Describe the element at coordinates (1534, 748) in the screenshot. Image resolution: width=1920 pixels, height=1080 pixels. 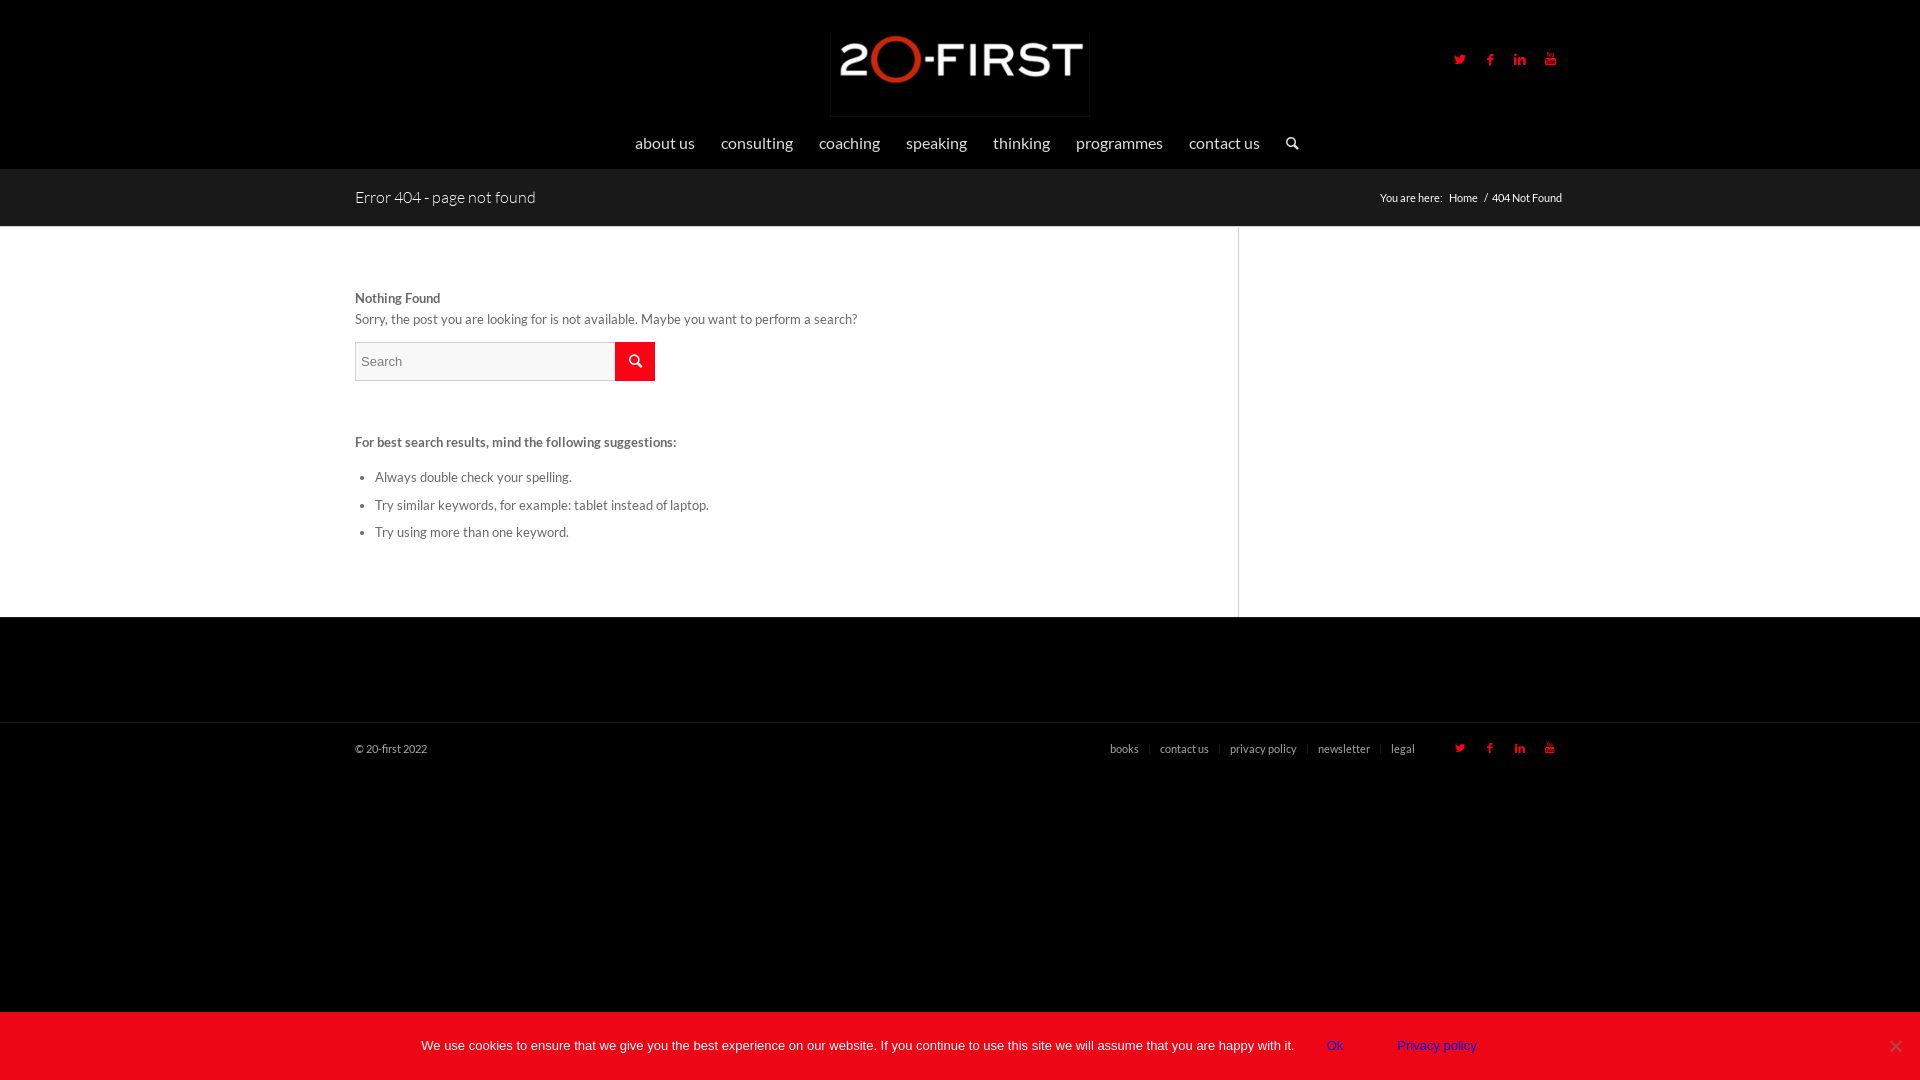
I see `'Youtube'` at that location.